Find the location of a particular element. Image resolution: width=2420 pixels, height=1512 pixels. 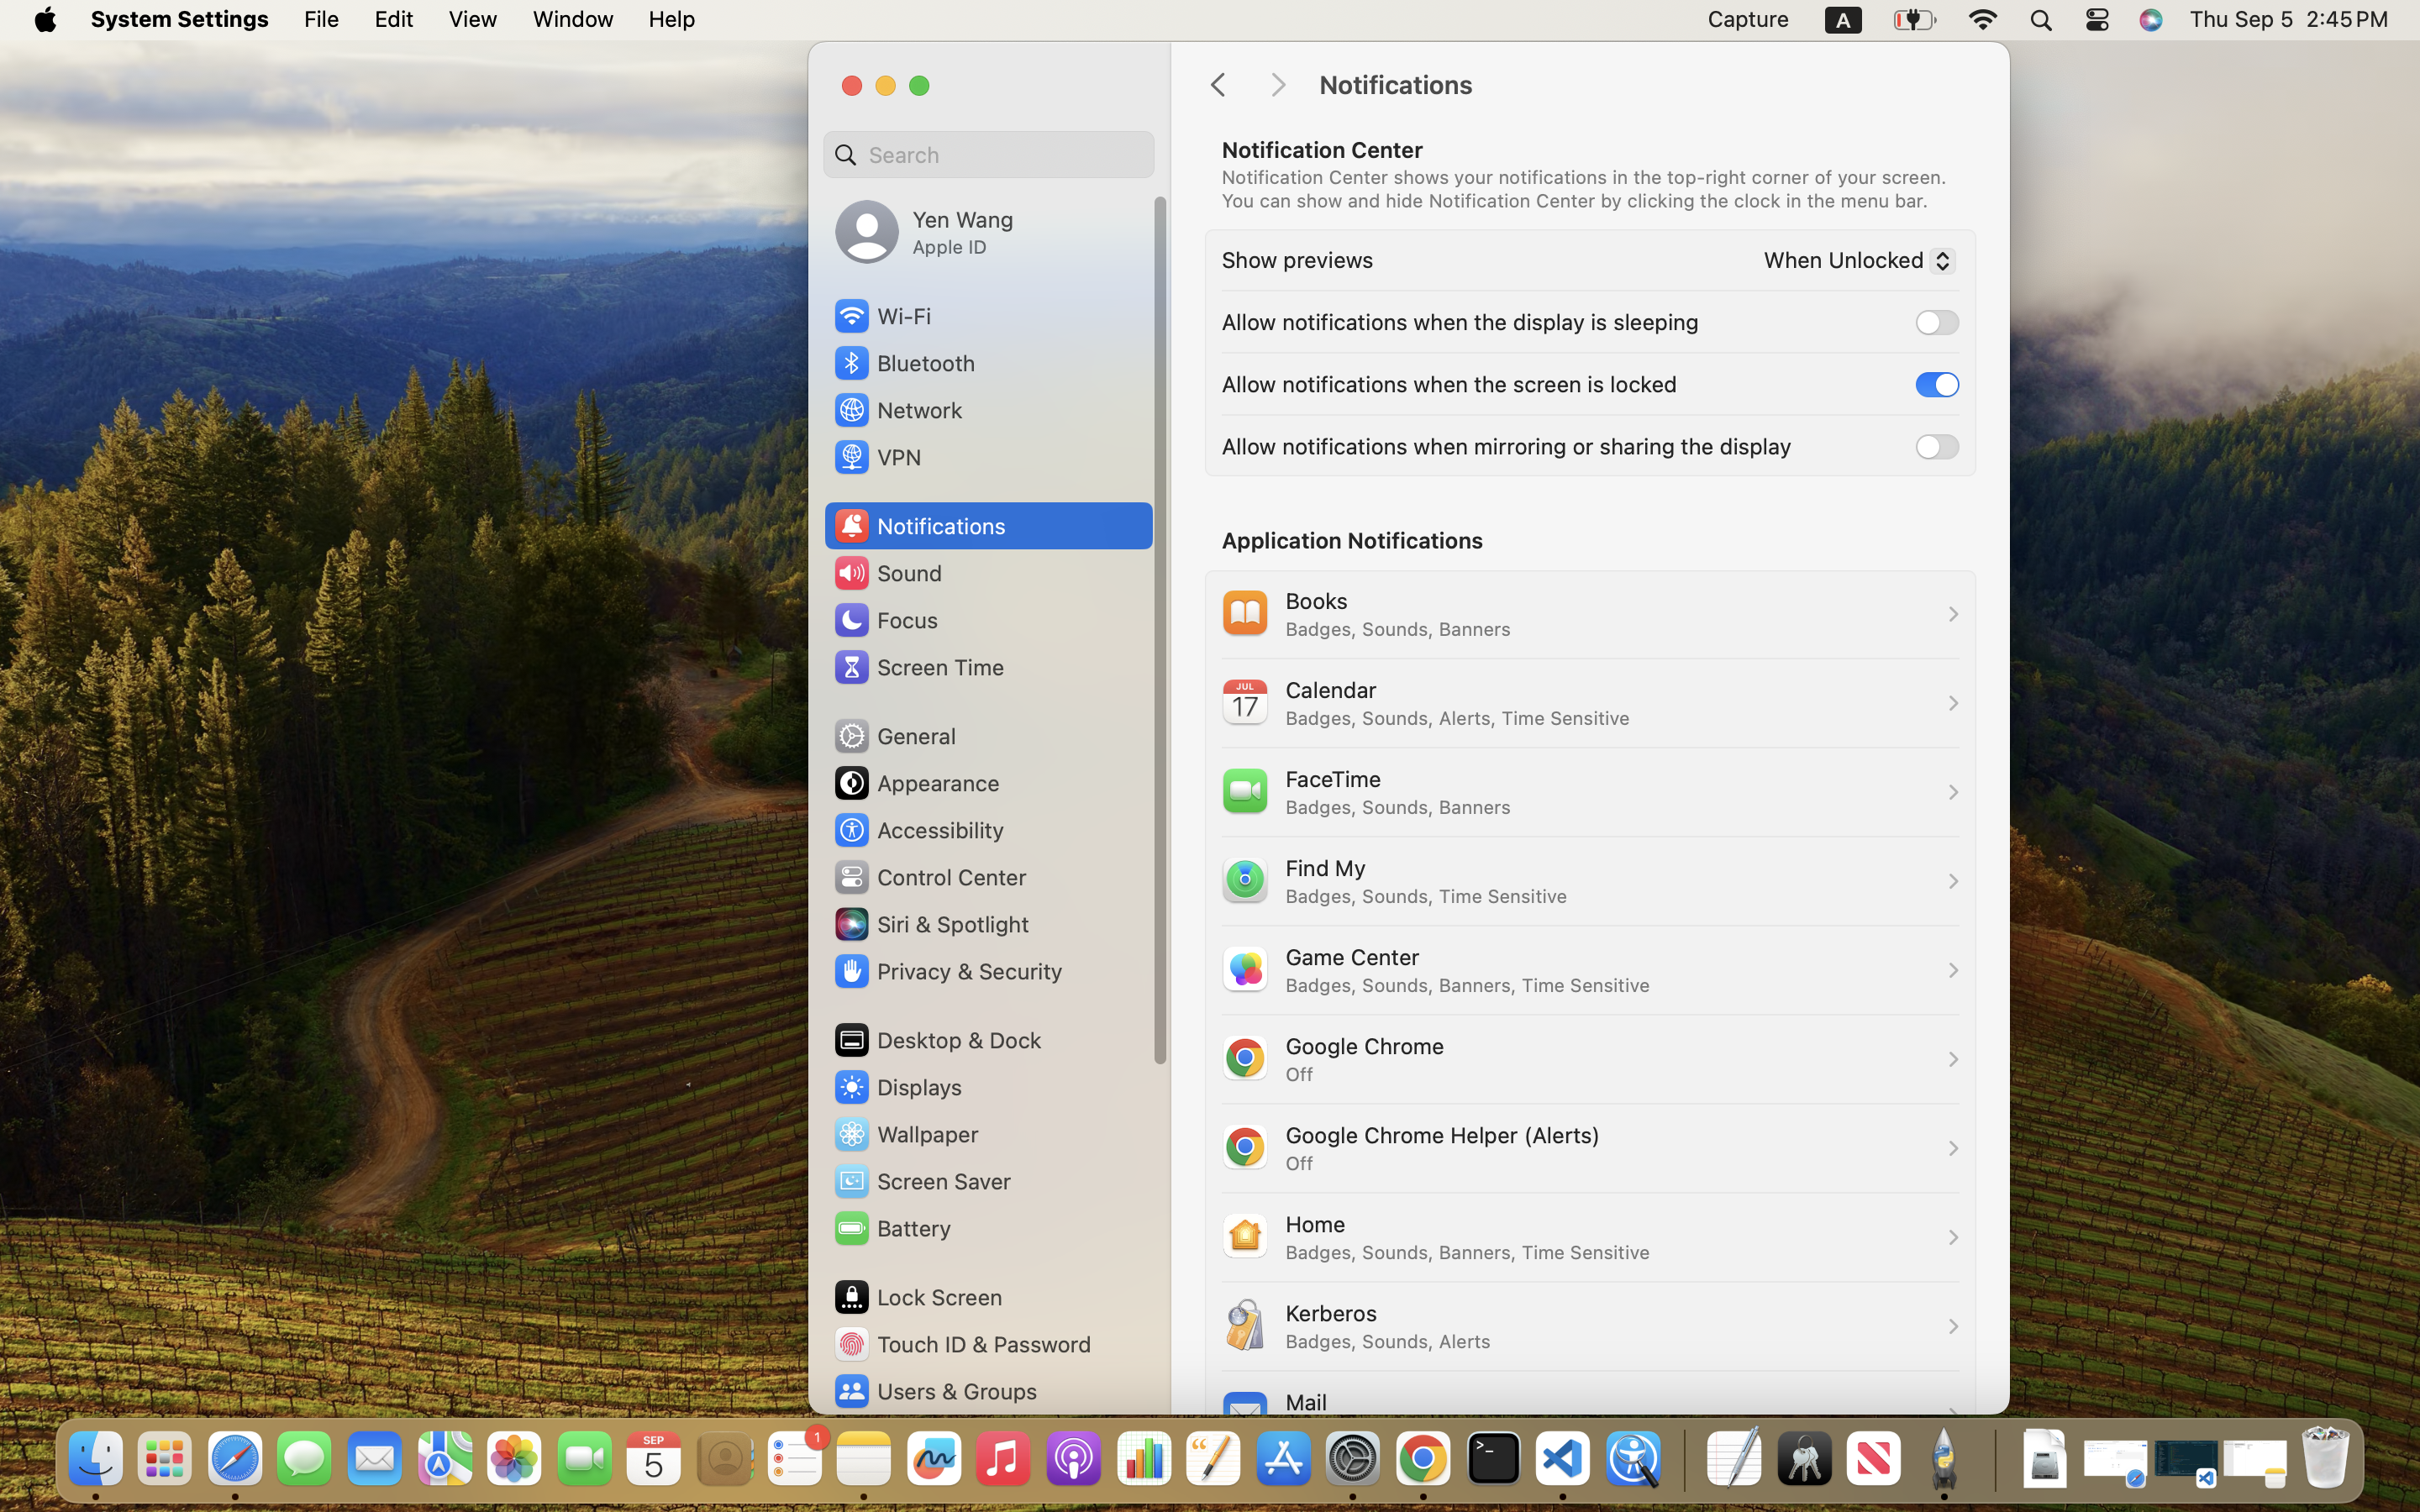

'Privacy & Security' is located at coordinates (945, 969).